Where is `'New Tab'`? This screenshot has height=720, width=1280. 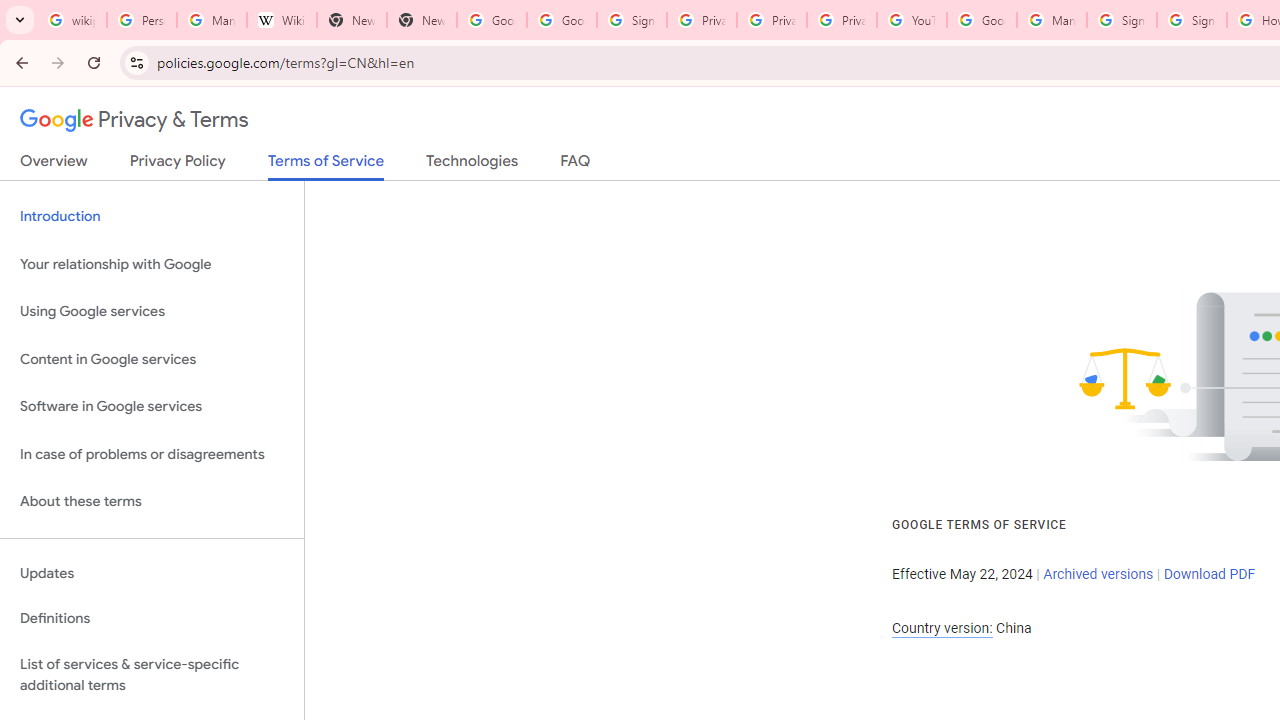
'New Tab' is located at coordinates (420, 20).